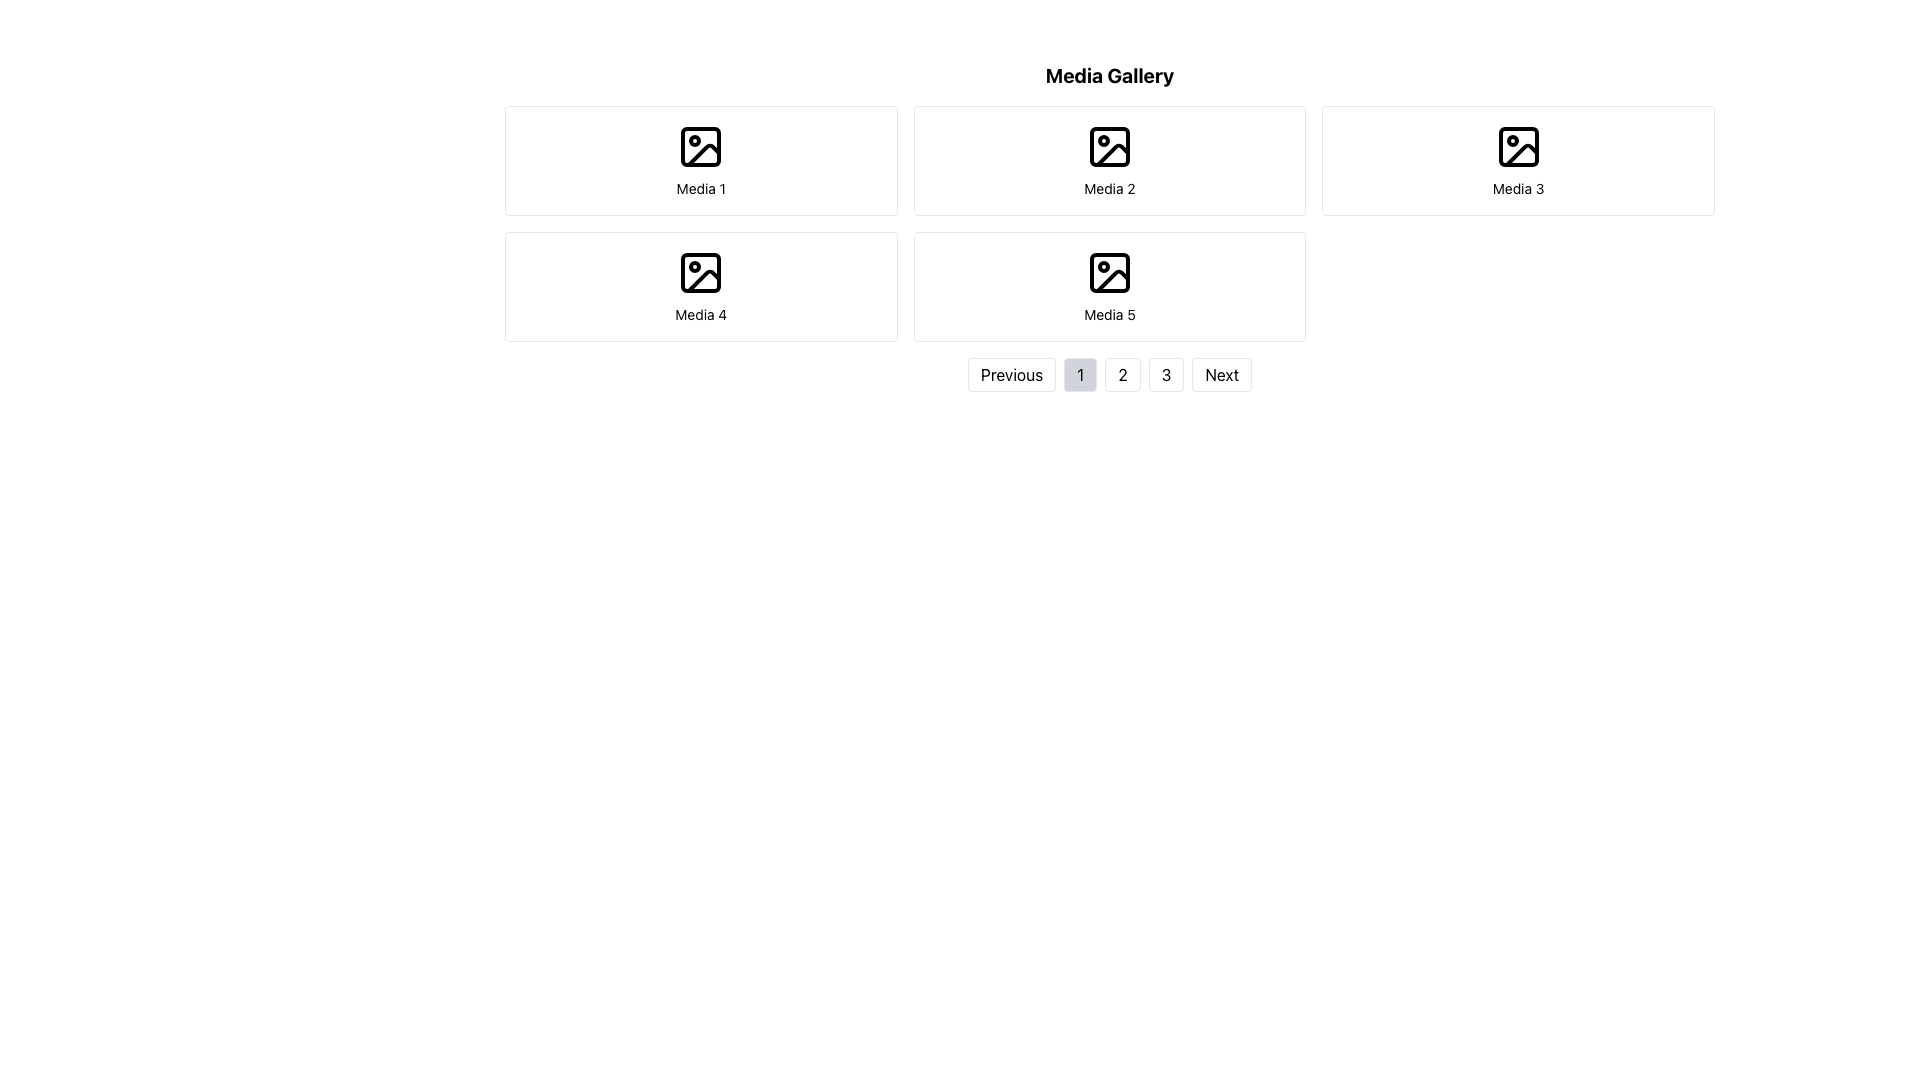 The width and height of the screenshot is (1920, 1080). I want to click on the button labeled '3' in the navigation bar, so click(1166, 374).